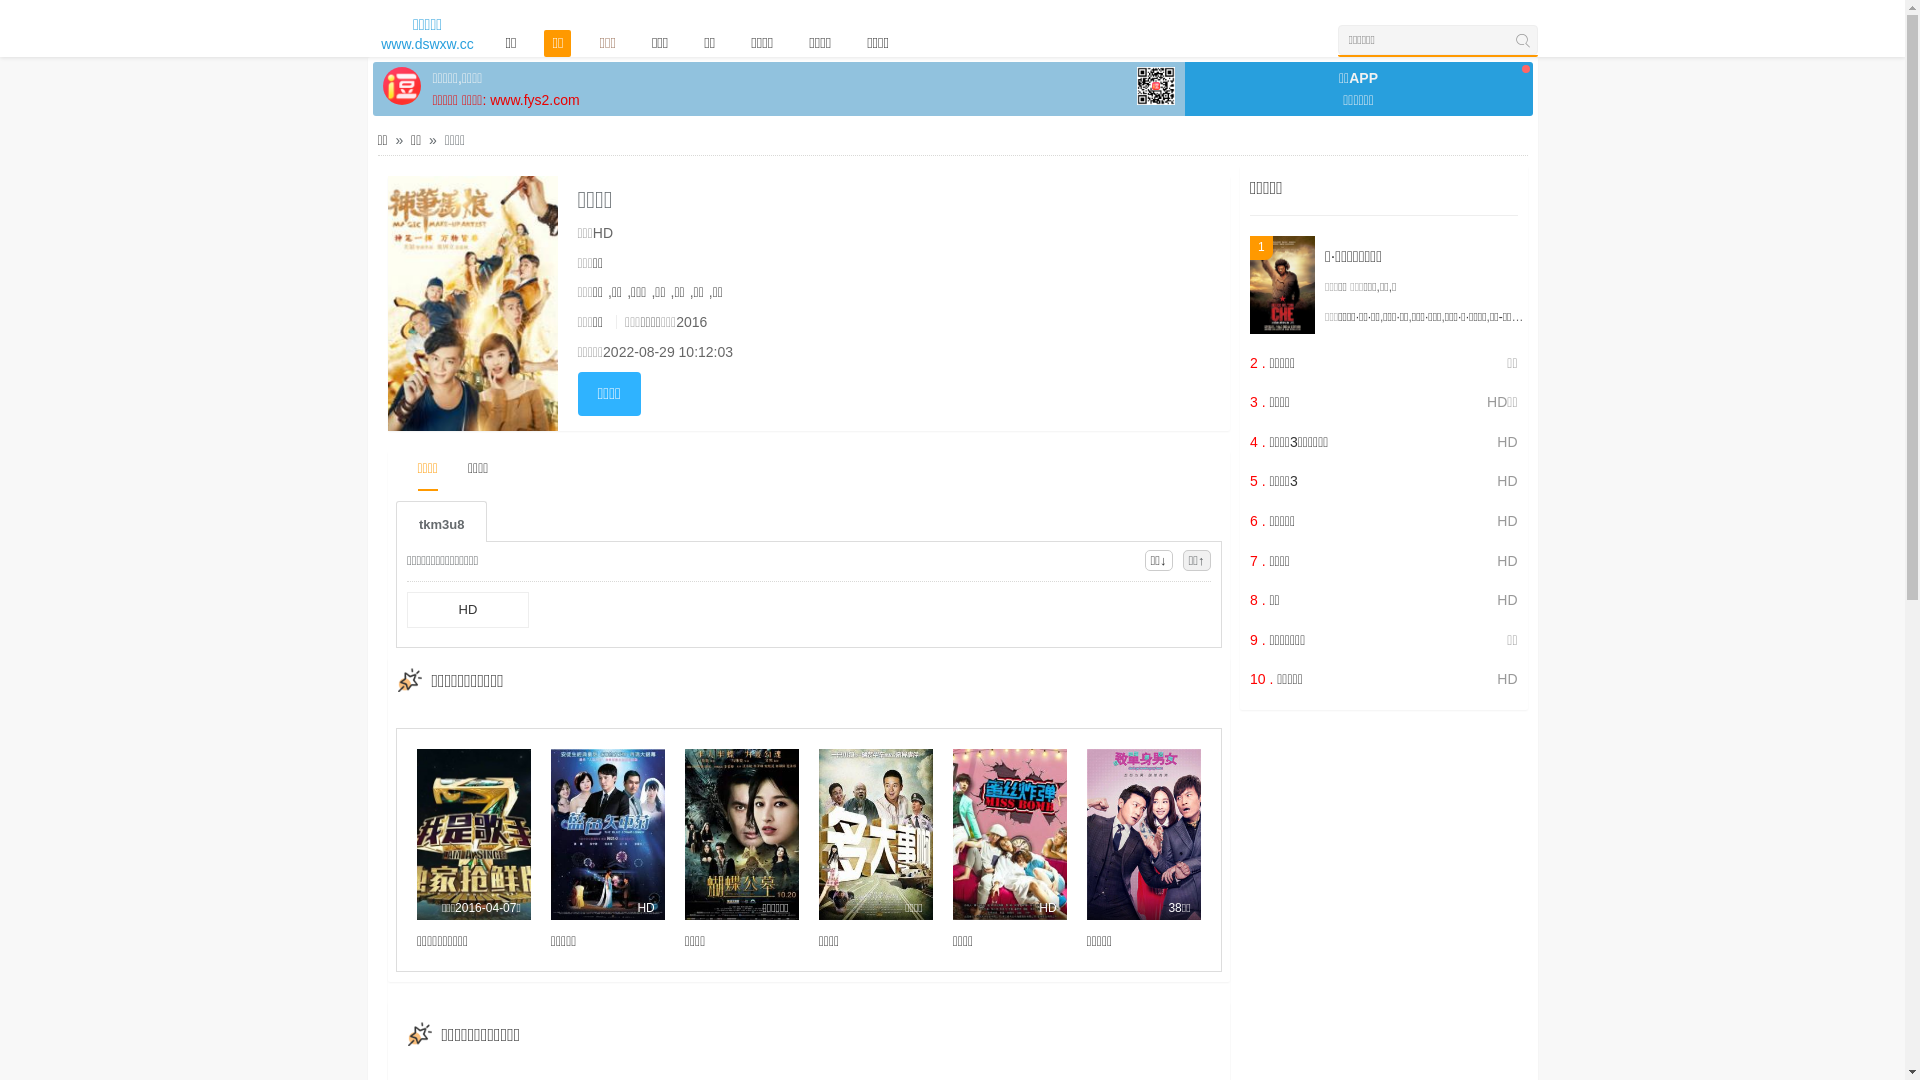  I want to click on 'HD', so click(466, 608).